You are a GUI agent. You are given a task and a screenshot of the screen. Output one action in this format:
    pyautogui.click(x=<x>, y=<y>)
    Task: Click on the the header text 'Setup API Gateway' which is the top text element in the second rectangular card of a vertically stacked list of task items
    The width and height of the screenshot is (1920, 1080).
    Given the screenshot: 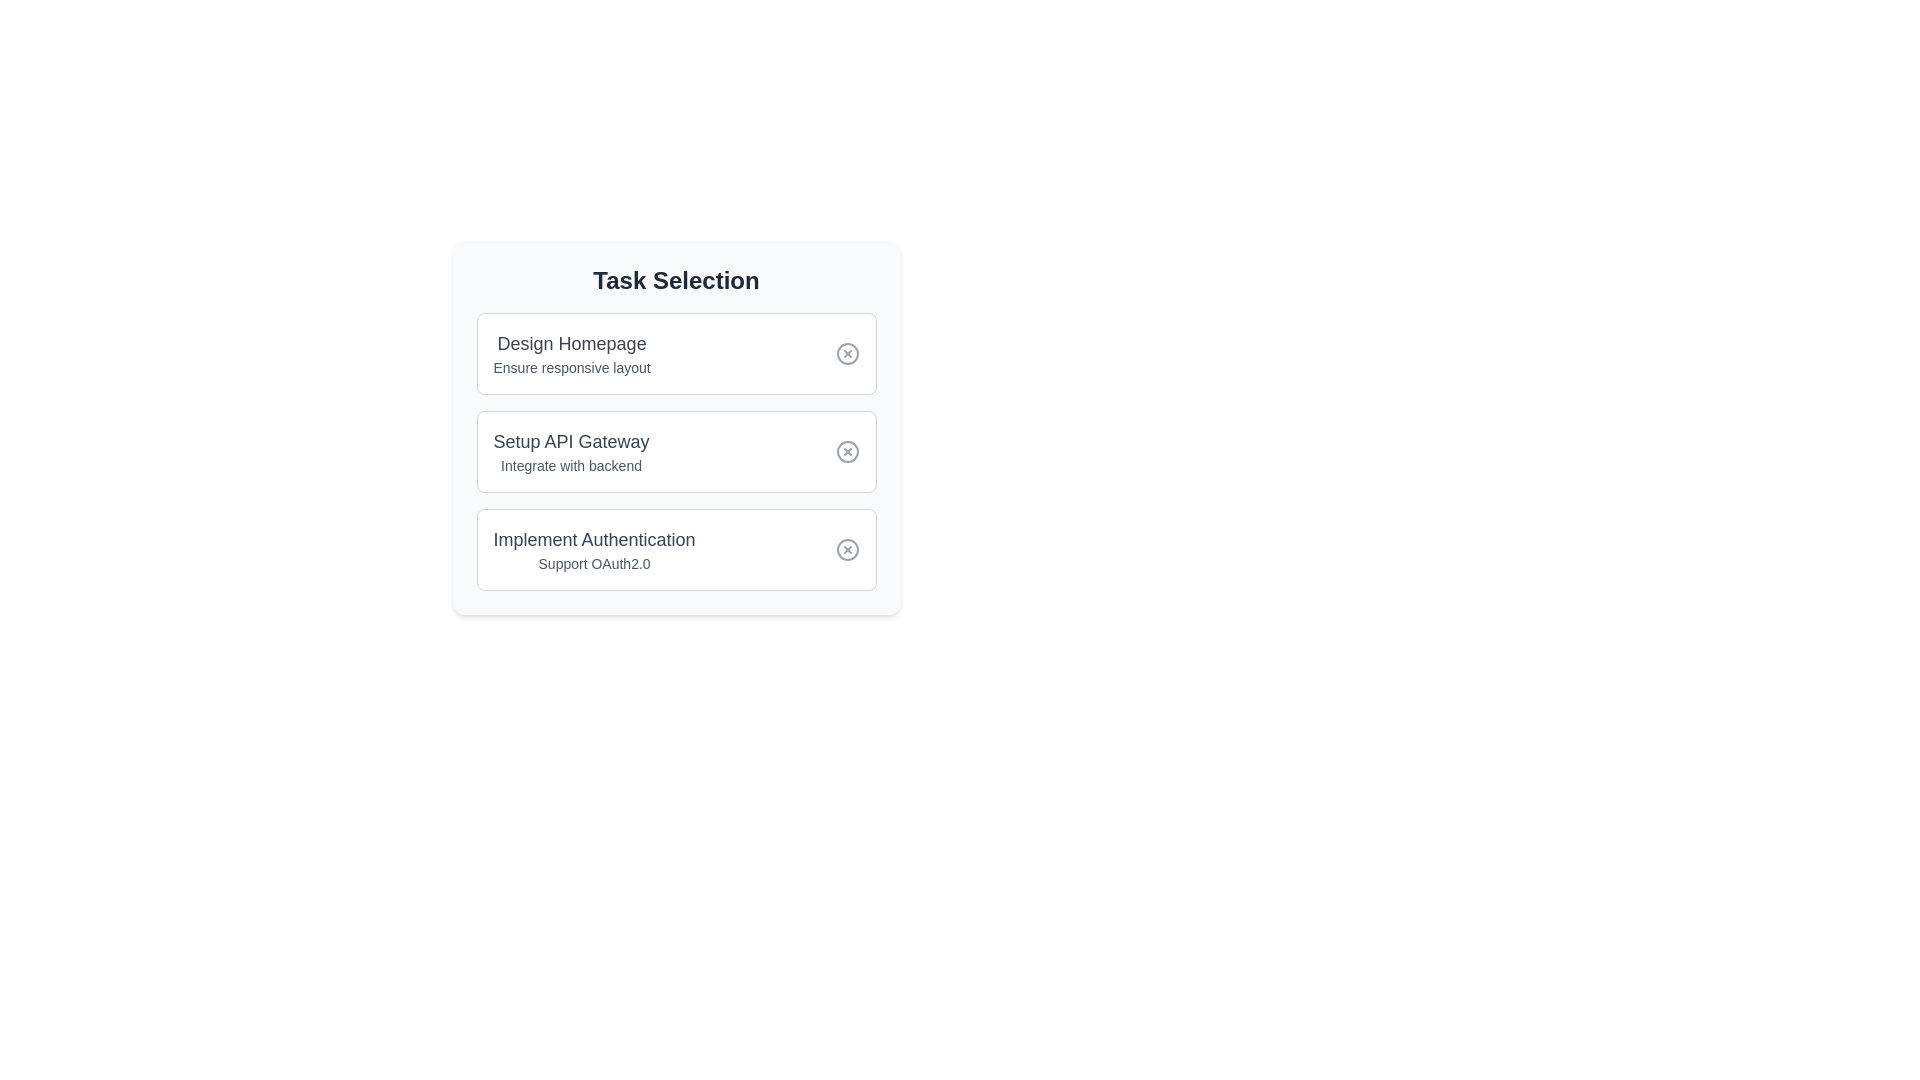 What is the action you would take?
    pyautogui.click(x=570, y=441)
    